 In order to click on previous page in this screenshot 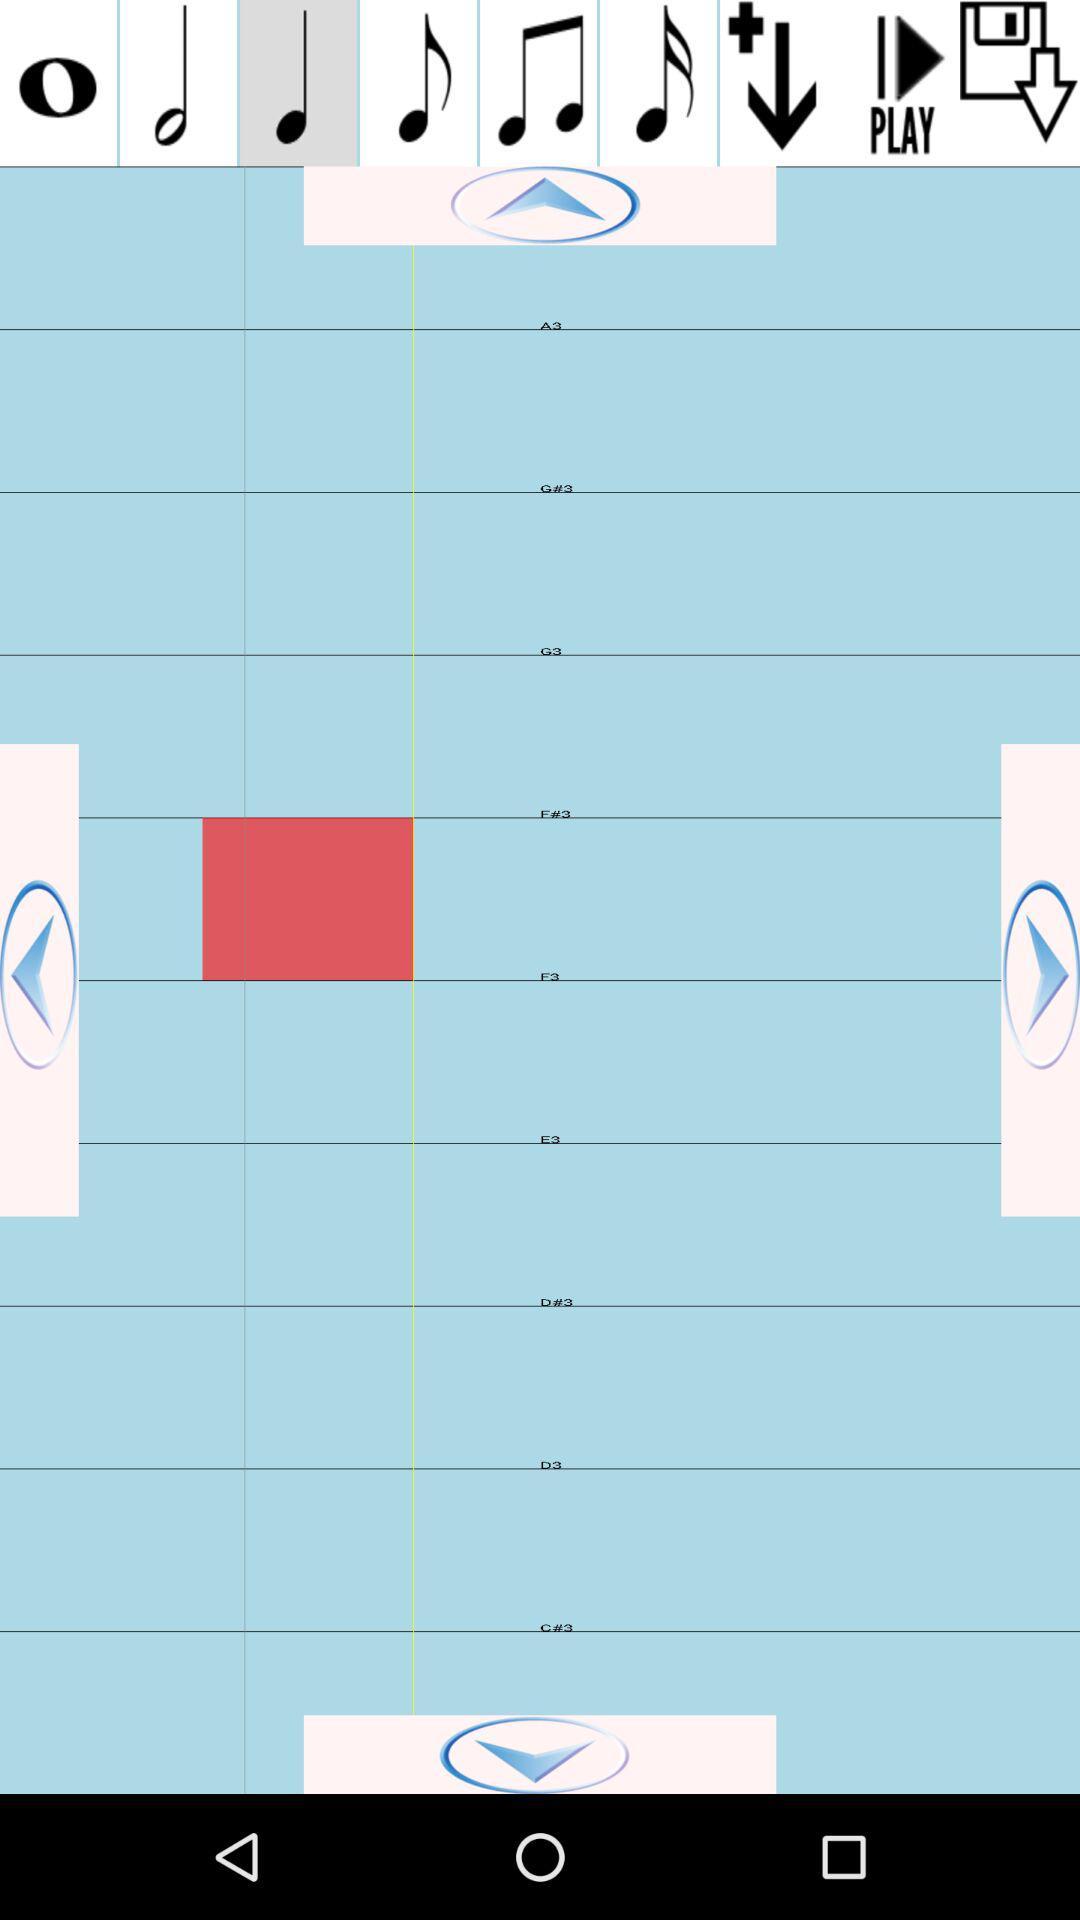, I will do `click(39, 980)`.